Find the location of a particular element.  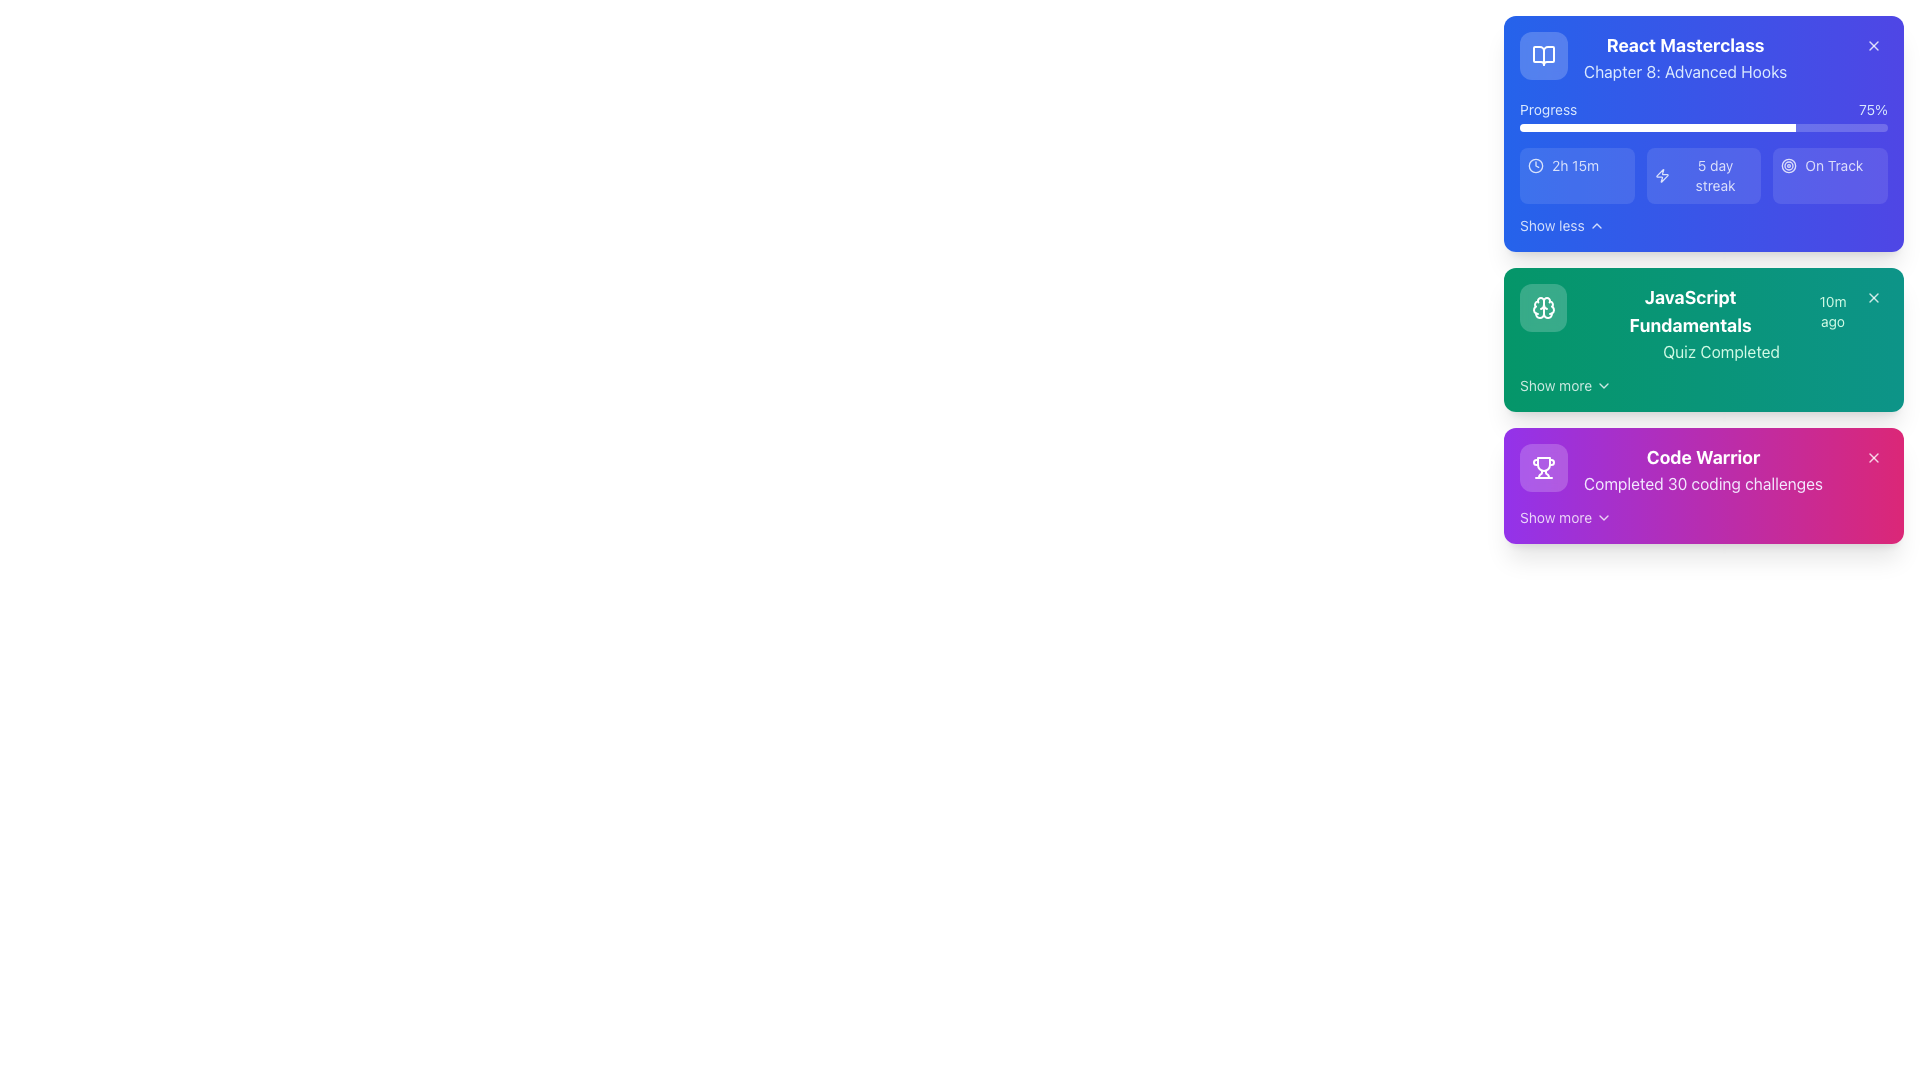

the compact, rounded square icon with a white brain symbol in the center, located within the green card labeled 'JavaScript Fundamentals' on the right side of the interface is located at coordinates (1542, 308).